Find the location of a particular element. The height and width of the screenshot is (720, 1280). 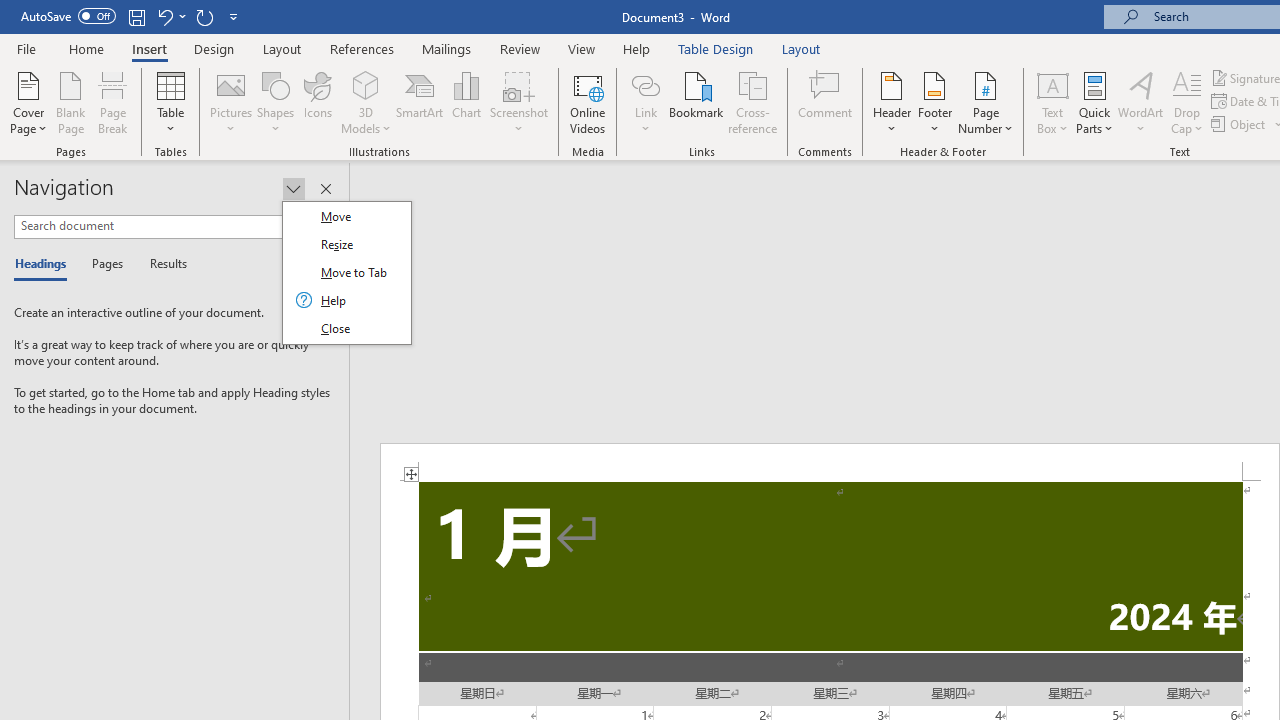

'Footer' is located at coordinates (934, 103).